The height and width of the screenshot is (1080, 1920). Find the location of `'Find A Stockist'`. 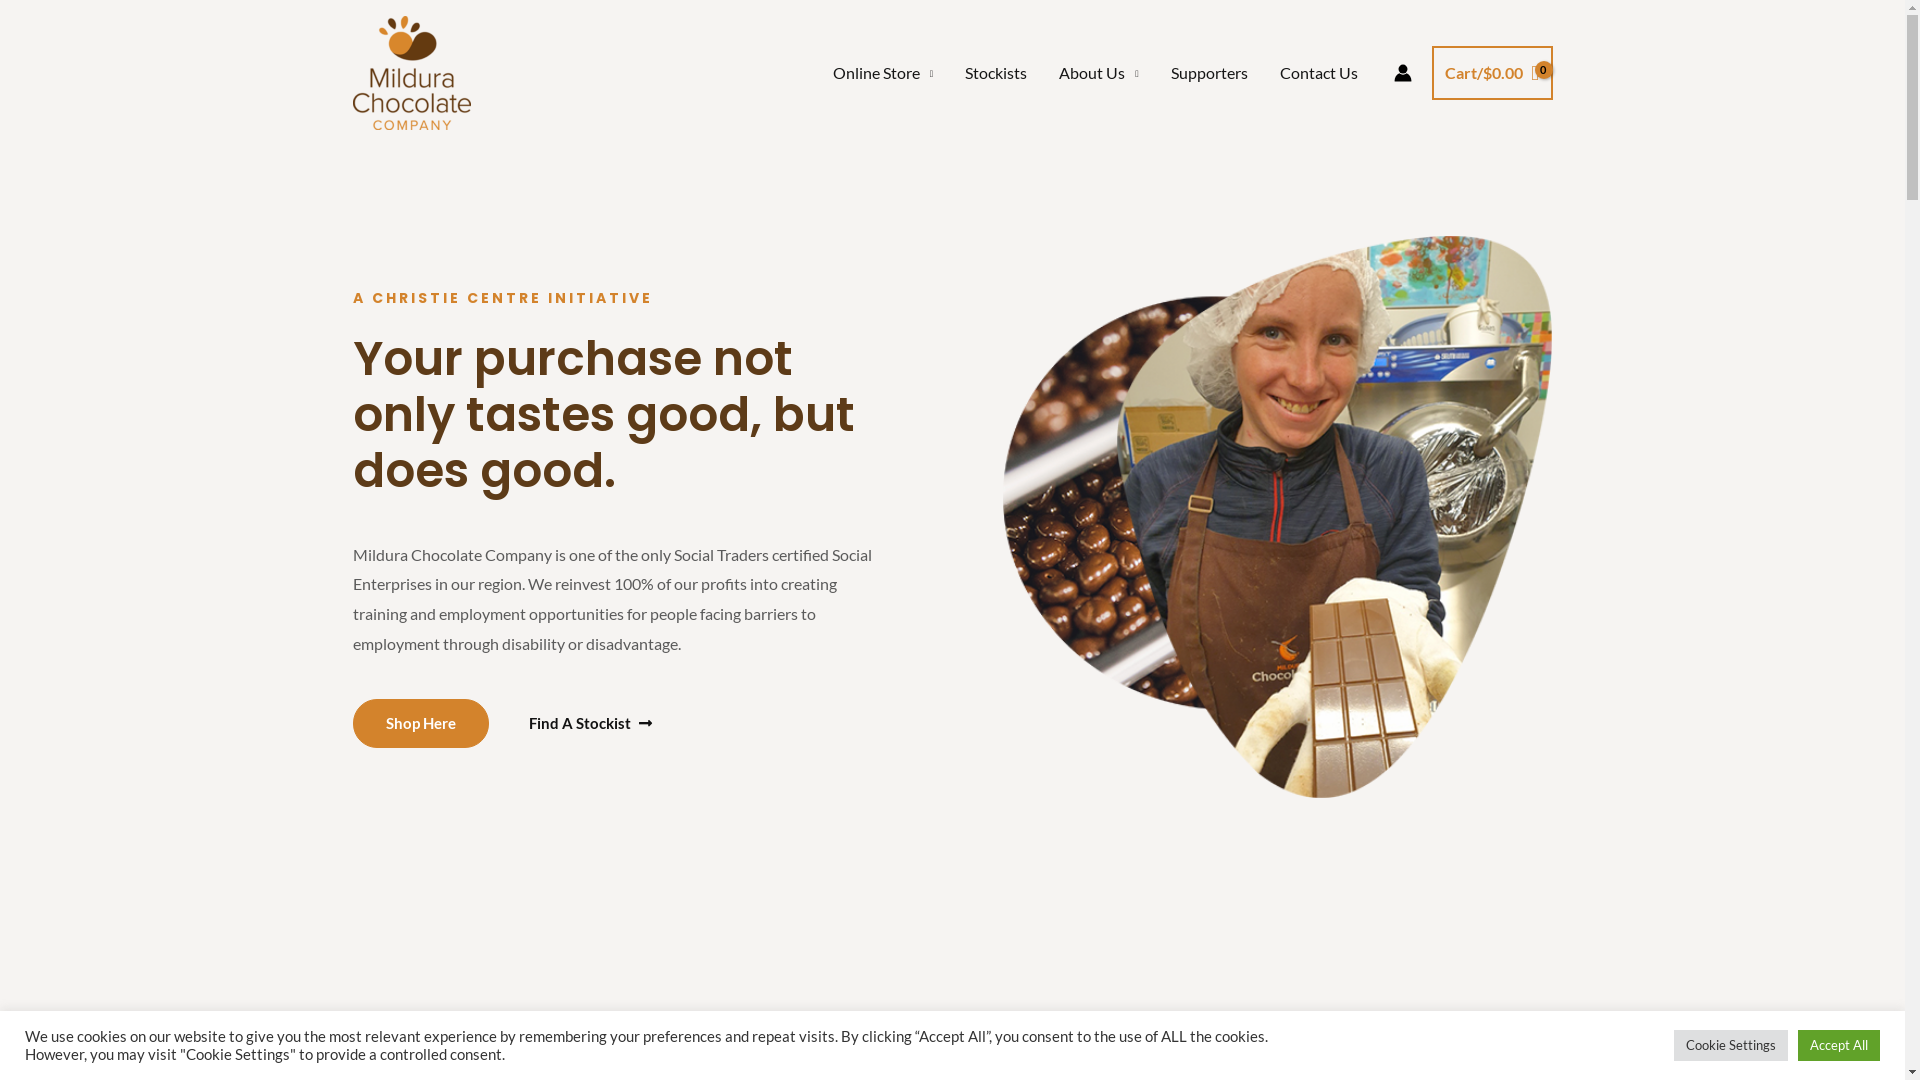

'Find A Stockist' is located at coordinates (588, 723).